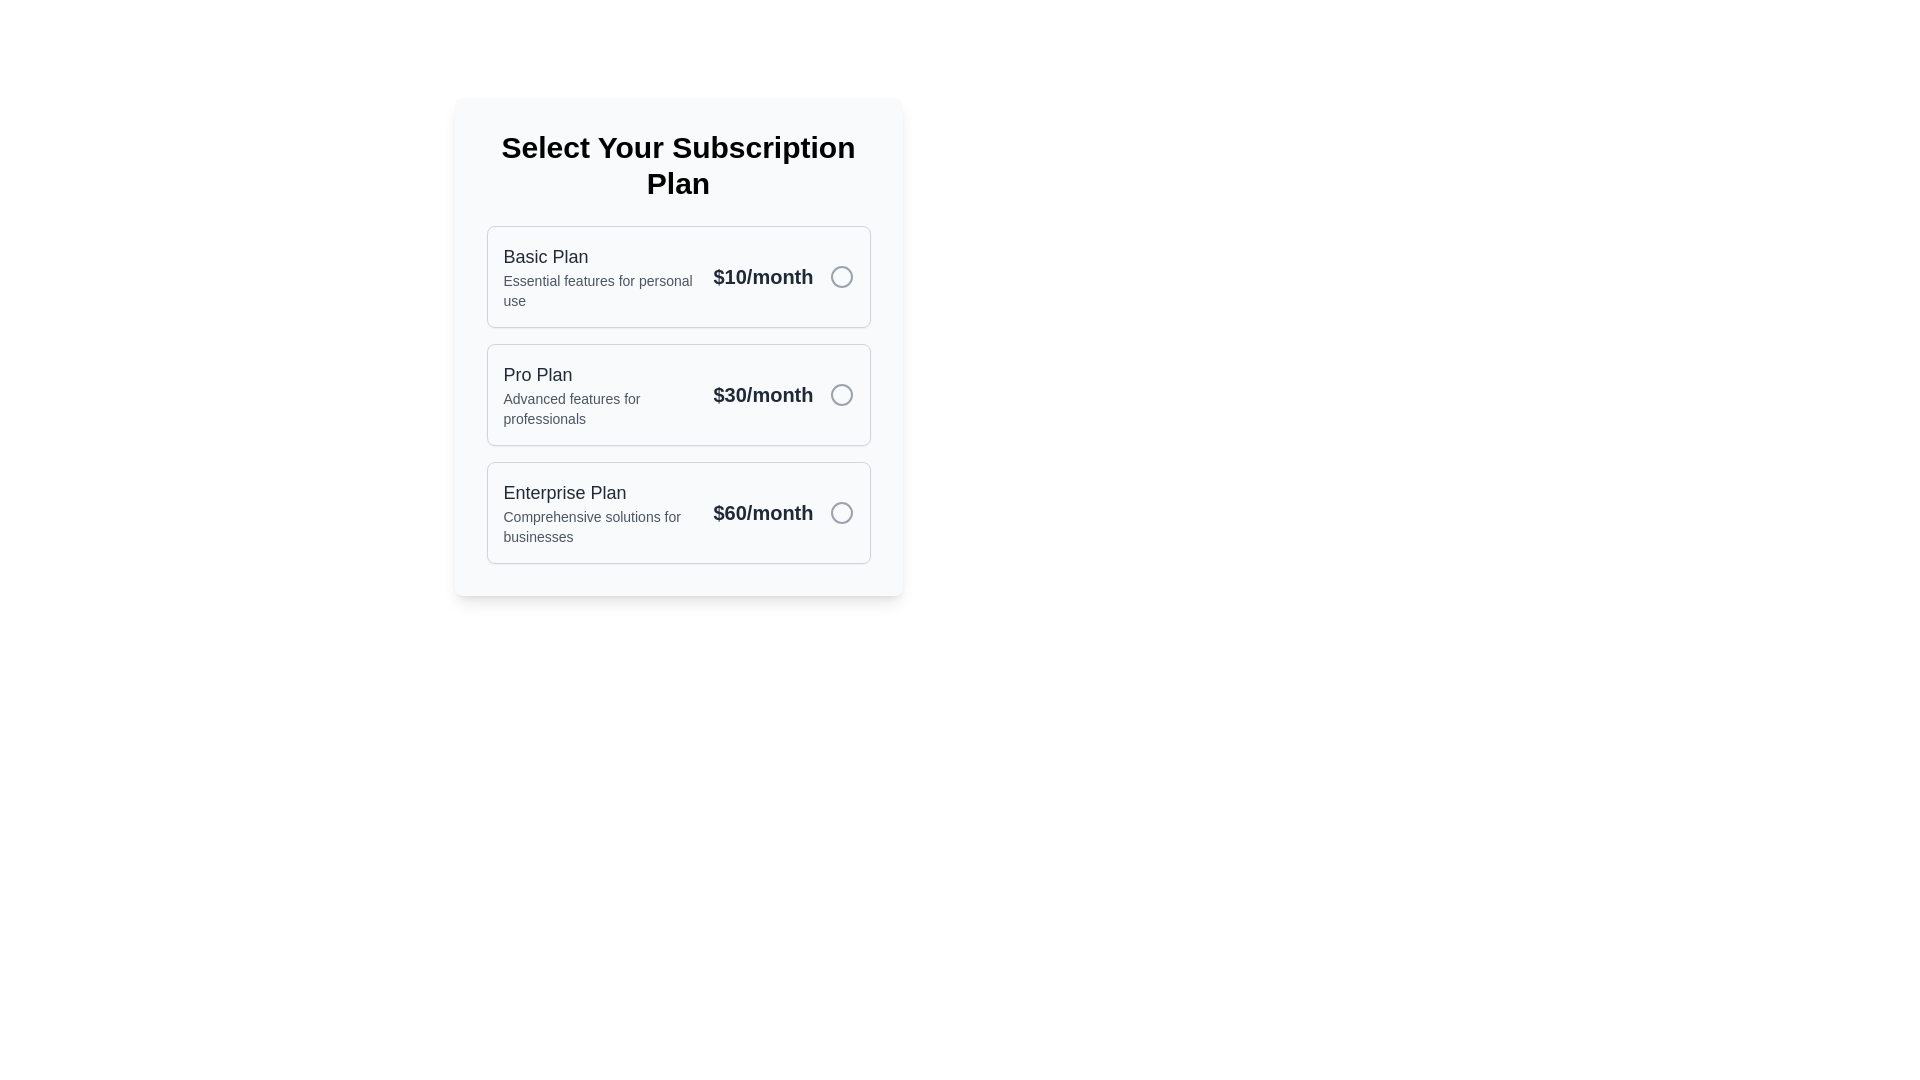 The image size is (1920, 1080). What do you see at coordinates (841, 277) in the screenshot?
I see `the radio button` at bounding box center [841, 277].